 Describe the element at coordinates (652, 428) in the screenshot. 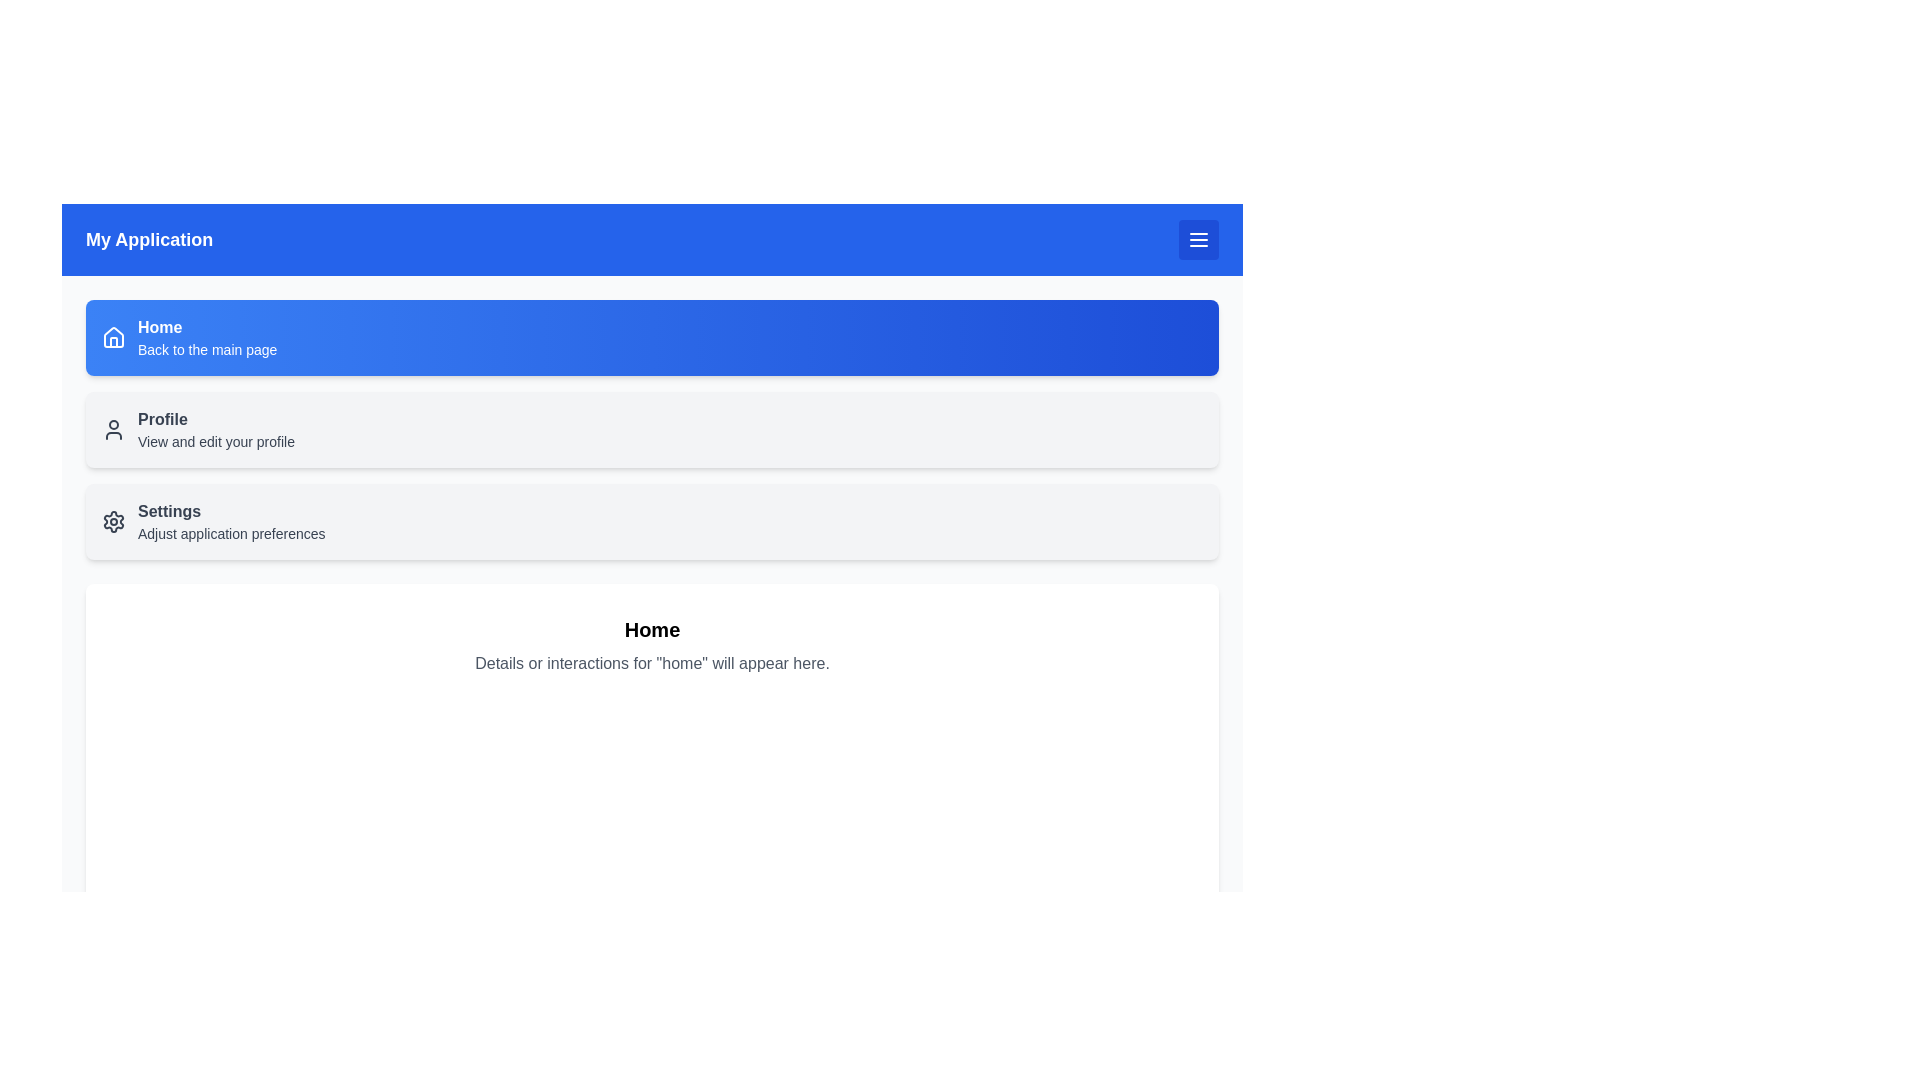

I see `the second item in the vertical navigation list, which is related to user profile viewing and editing` at that location.